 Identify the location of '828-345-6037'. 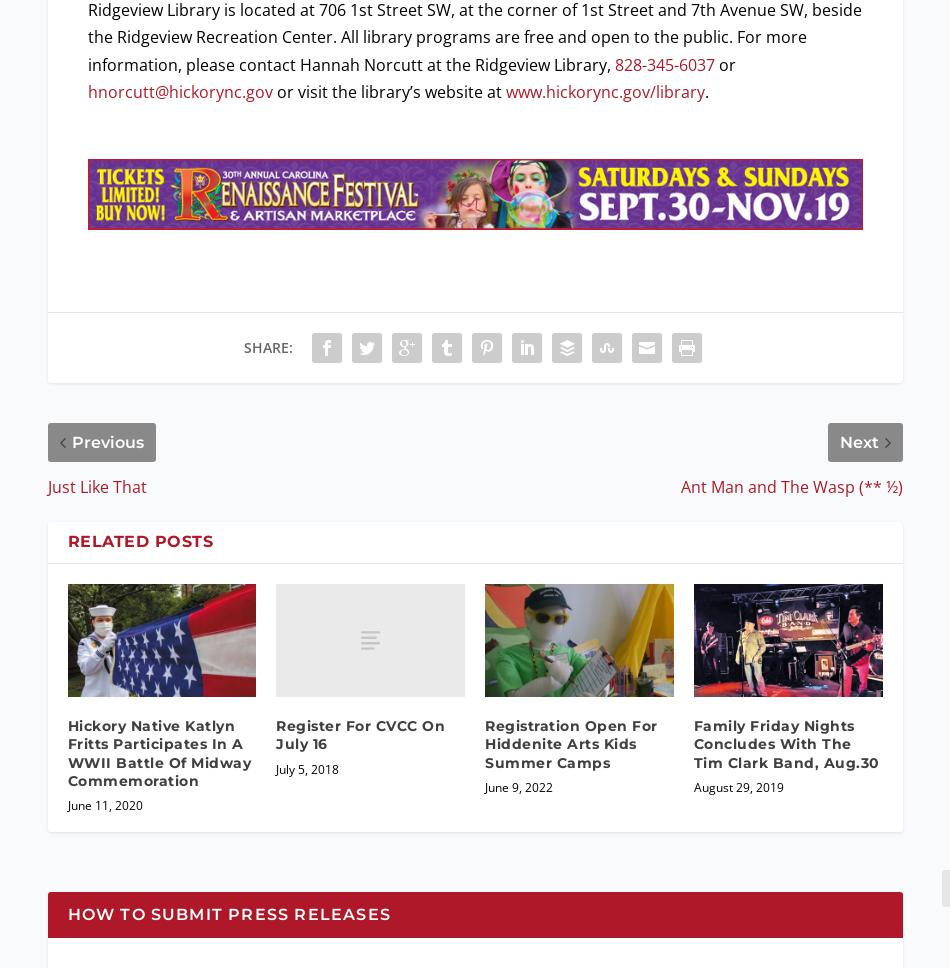
(663, 62).